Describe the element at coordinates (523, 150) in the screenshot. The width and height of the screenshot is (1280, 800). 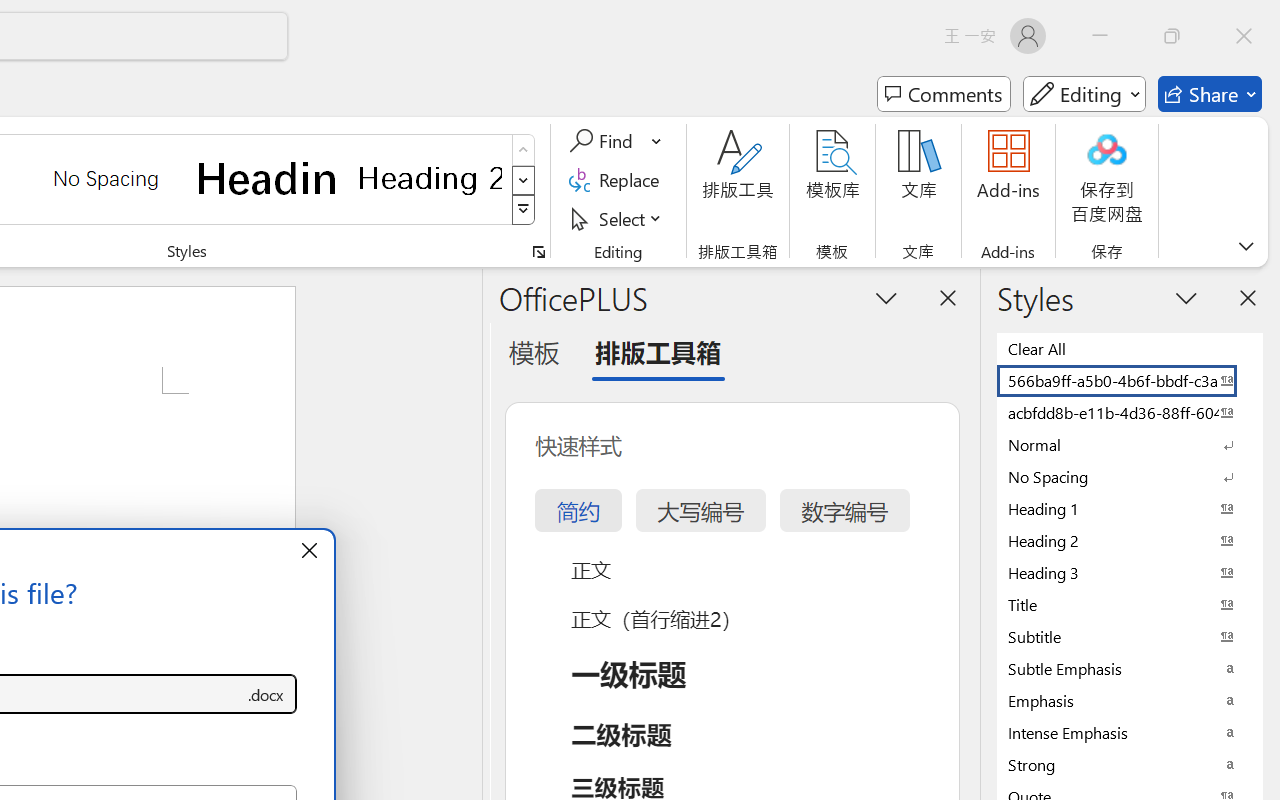
I see `'Row up'` at that location.